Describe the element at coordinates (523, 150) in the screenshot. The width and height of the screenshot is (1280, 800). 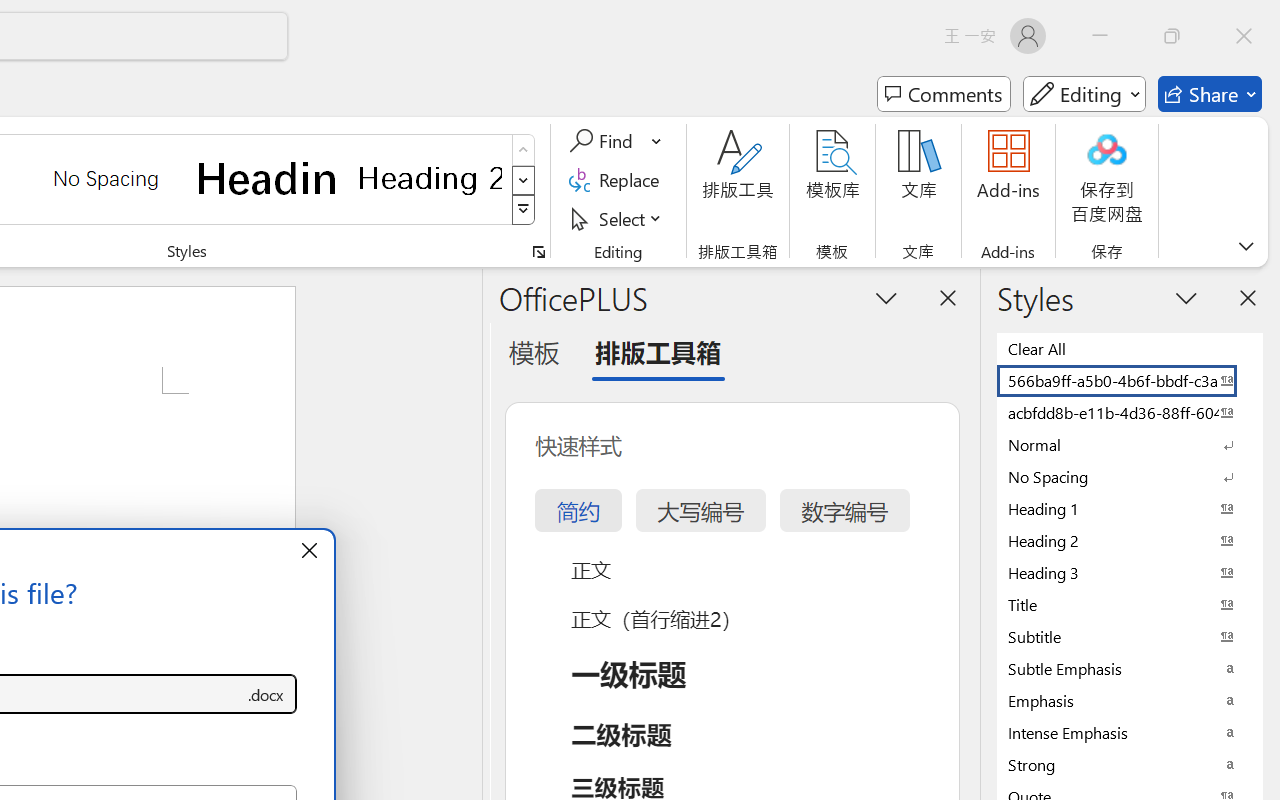
I see `'Row up'` at that location.